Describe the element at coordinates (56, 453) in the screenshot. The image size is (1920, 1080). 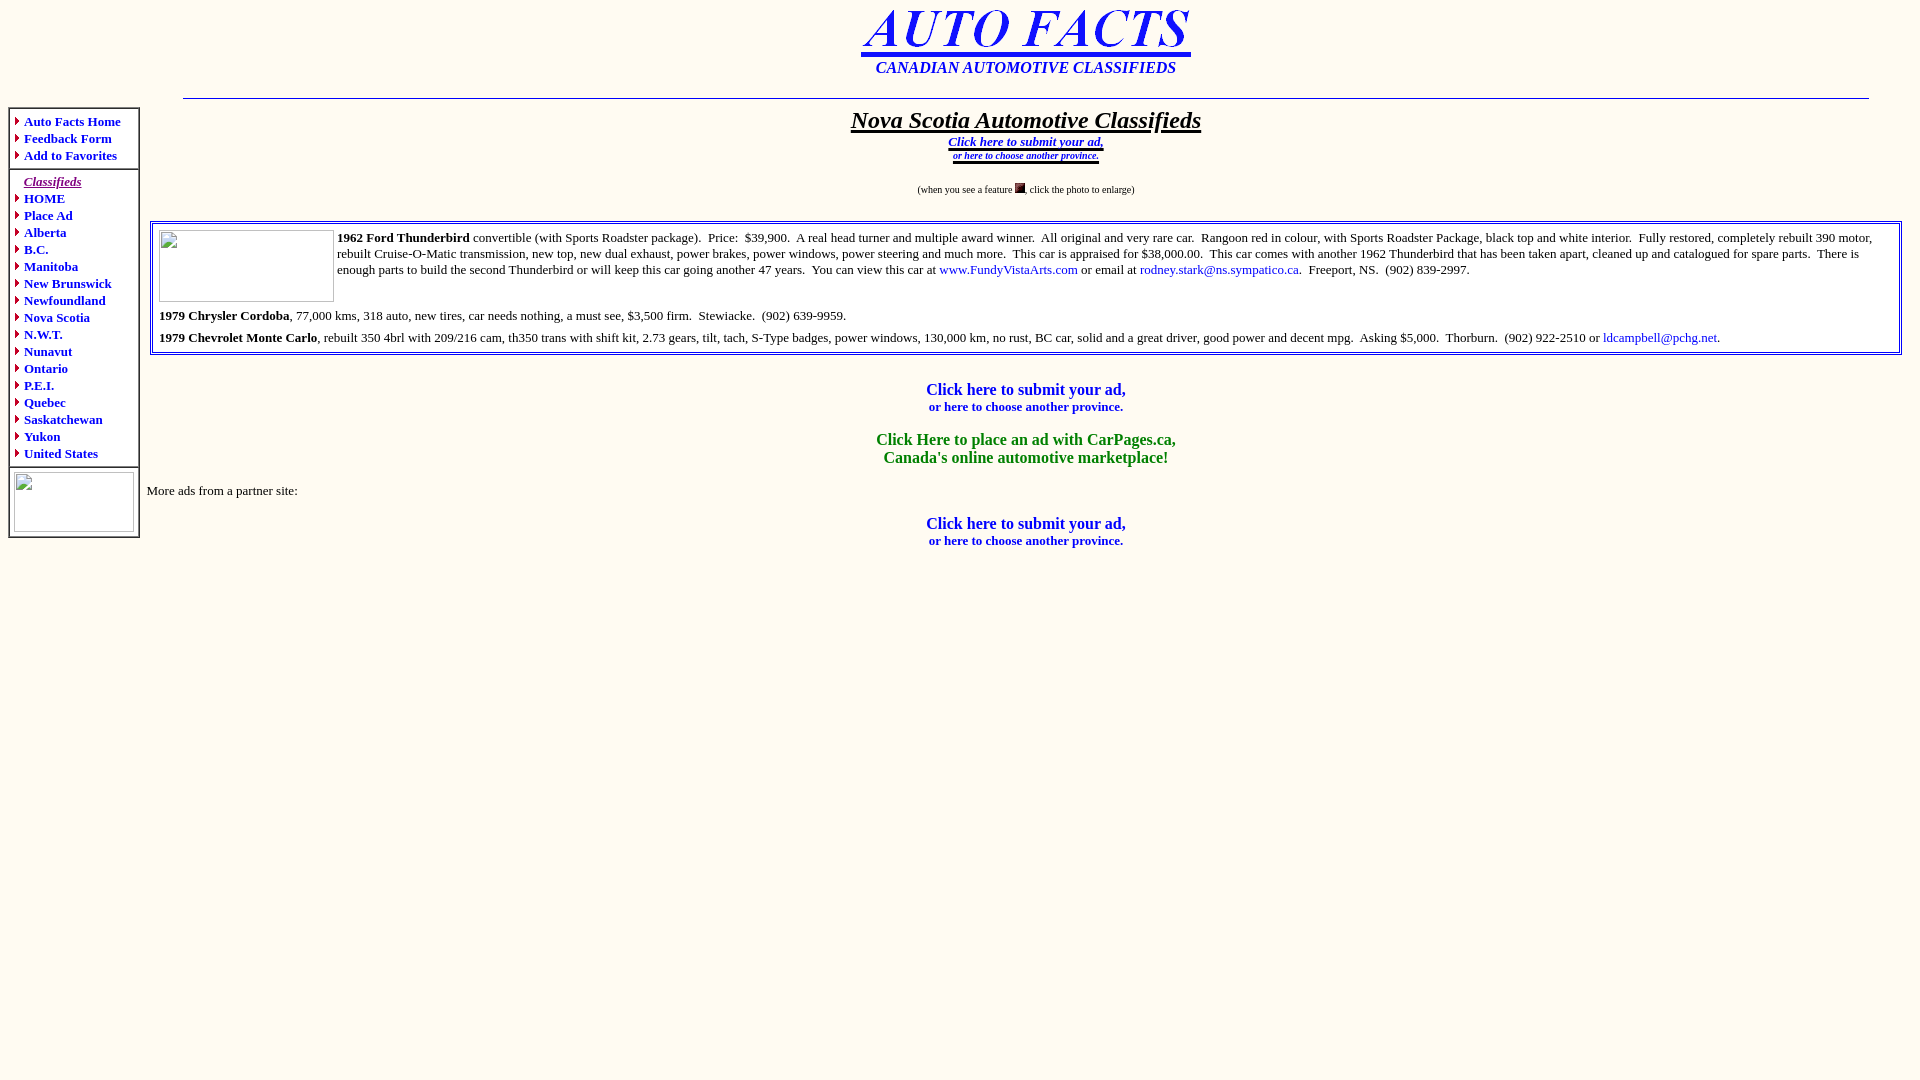
I see `'United States'` at that location.